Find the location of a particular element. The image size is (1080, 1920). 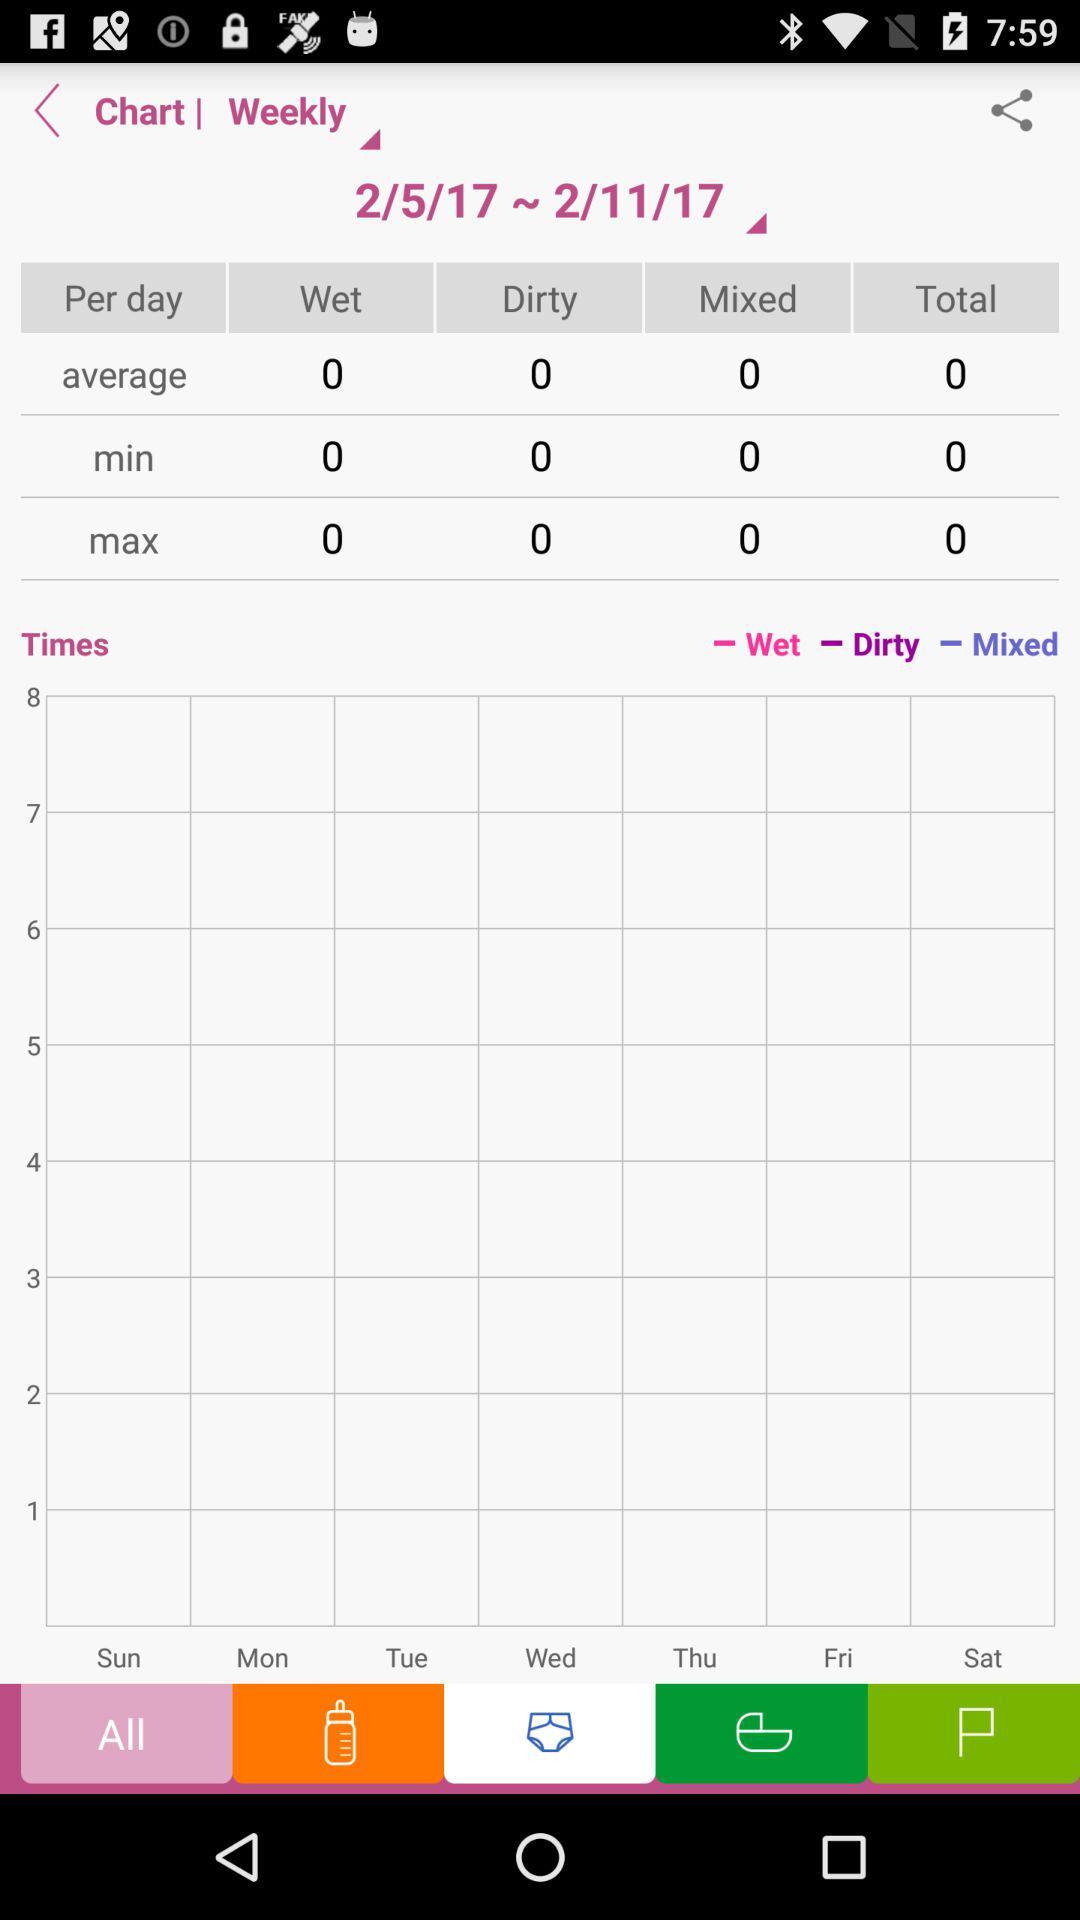

feed button is located at coordinates (337, 1737).